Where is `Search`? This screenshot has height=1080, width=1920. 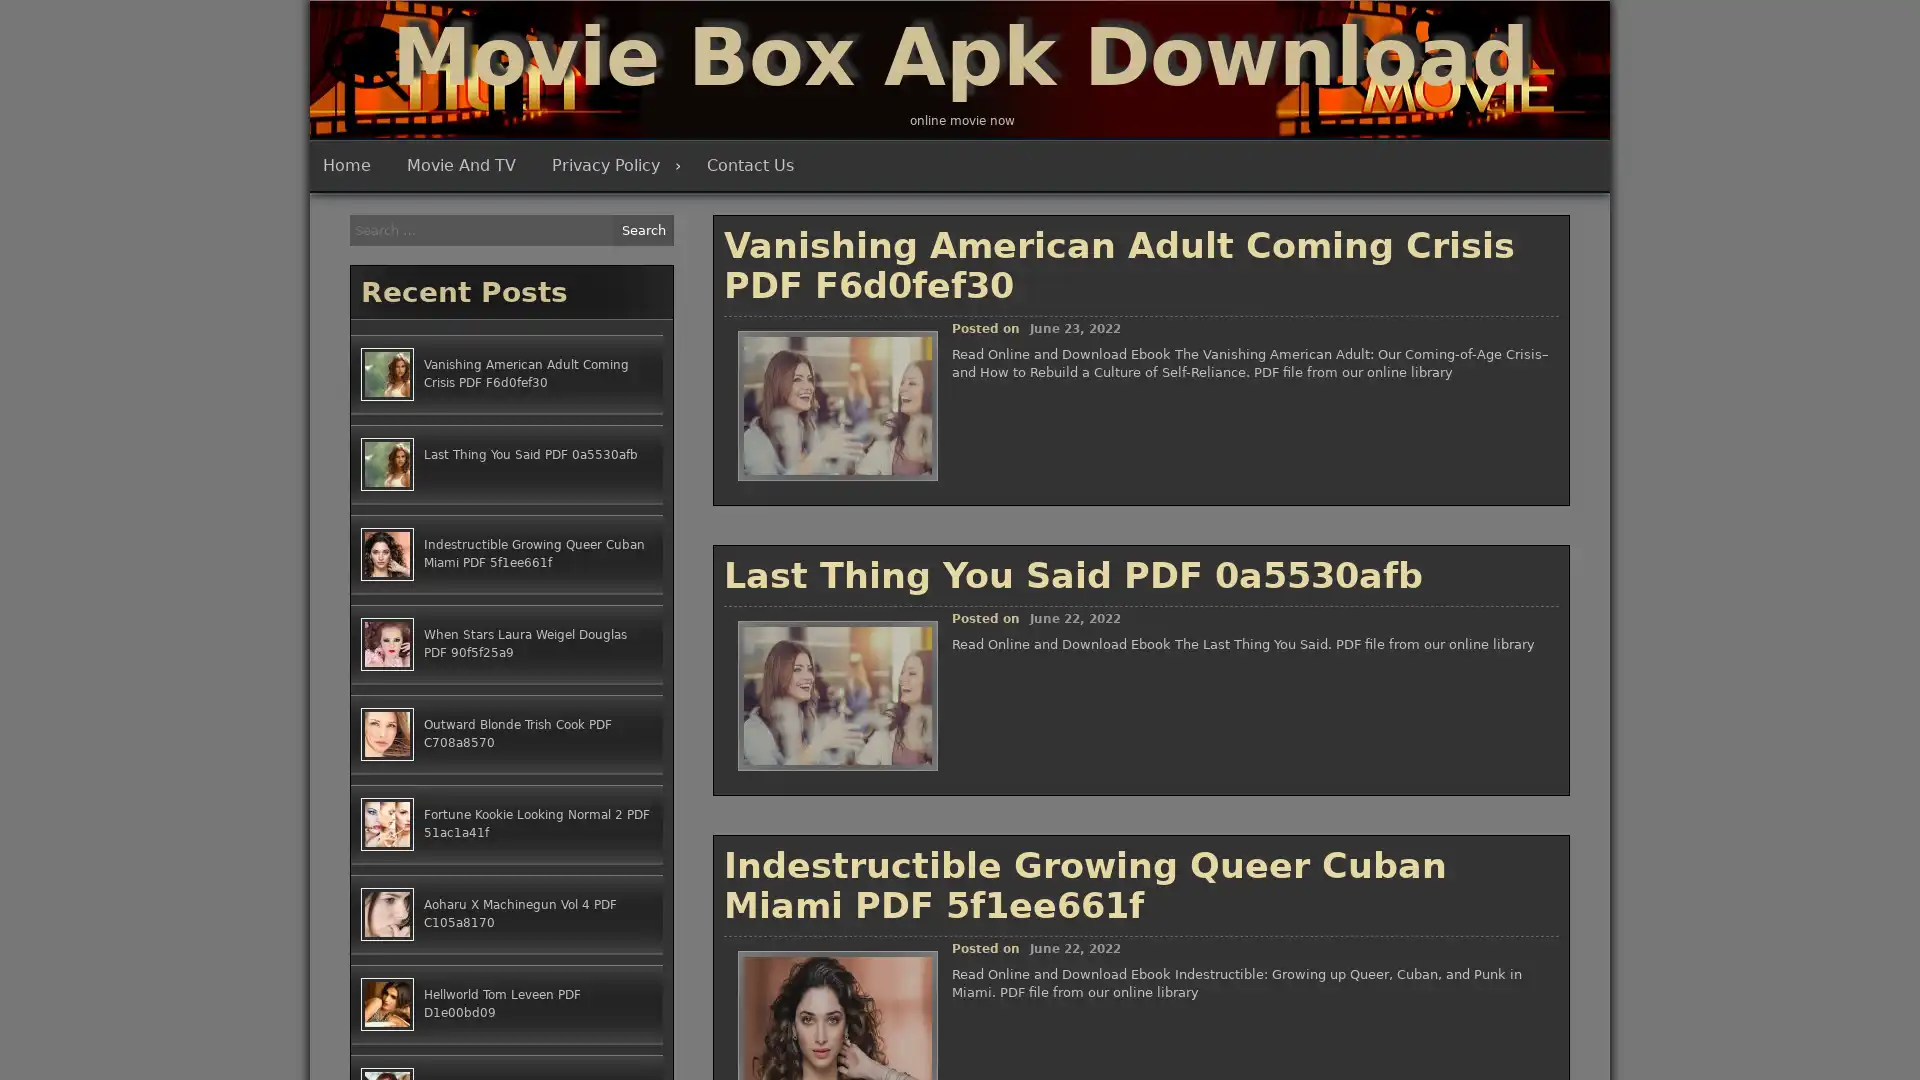 Search is located at coordinates (643, 229).